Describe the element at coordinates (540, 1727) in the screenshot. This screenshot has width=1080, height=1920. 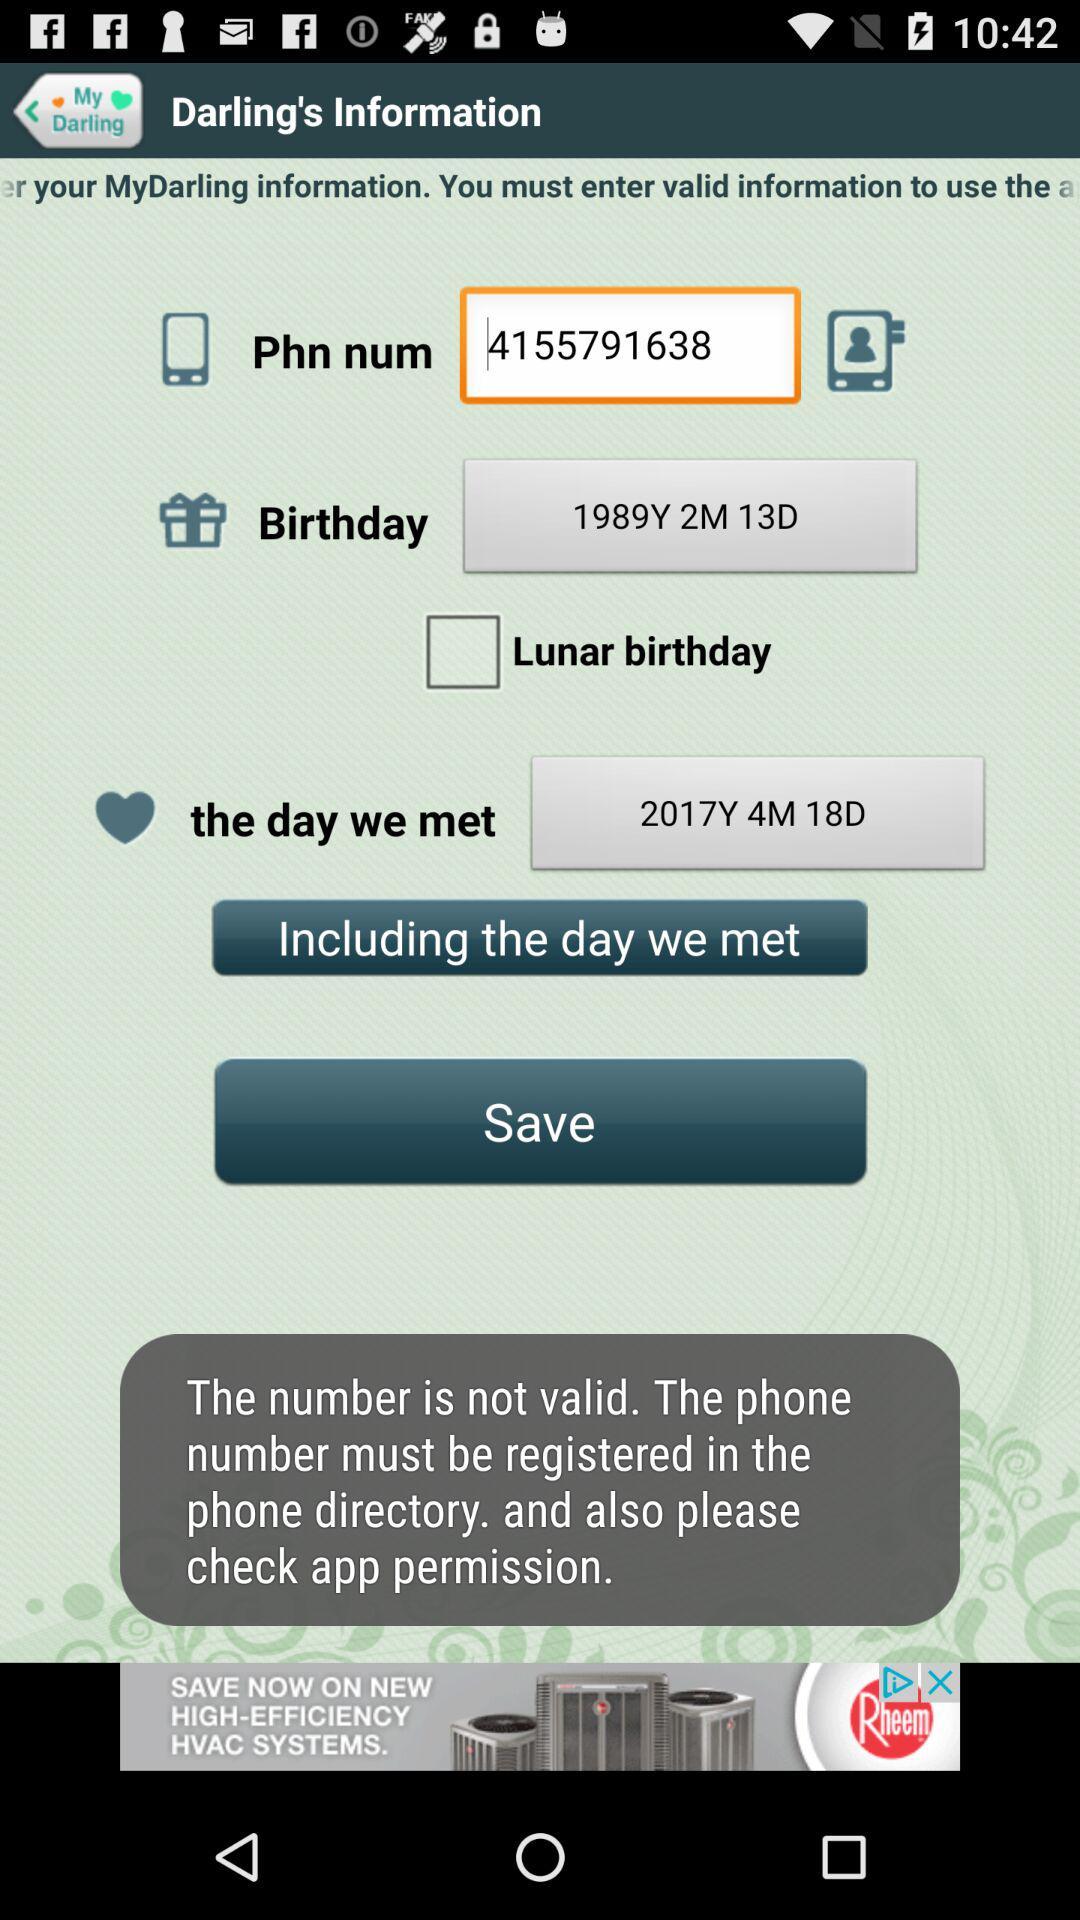
I see `advertisement for rheem` at that location.